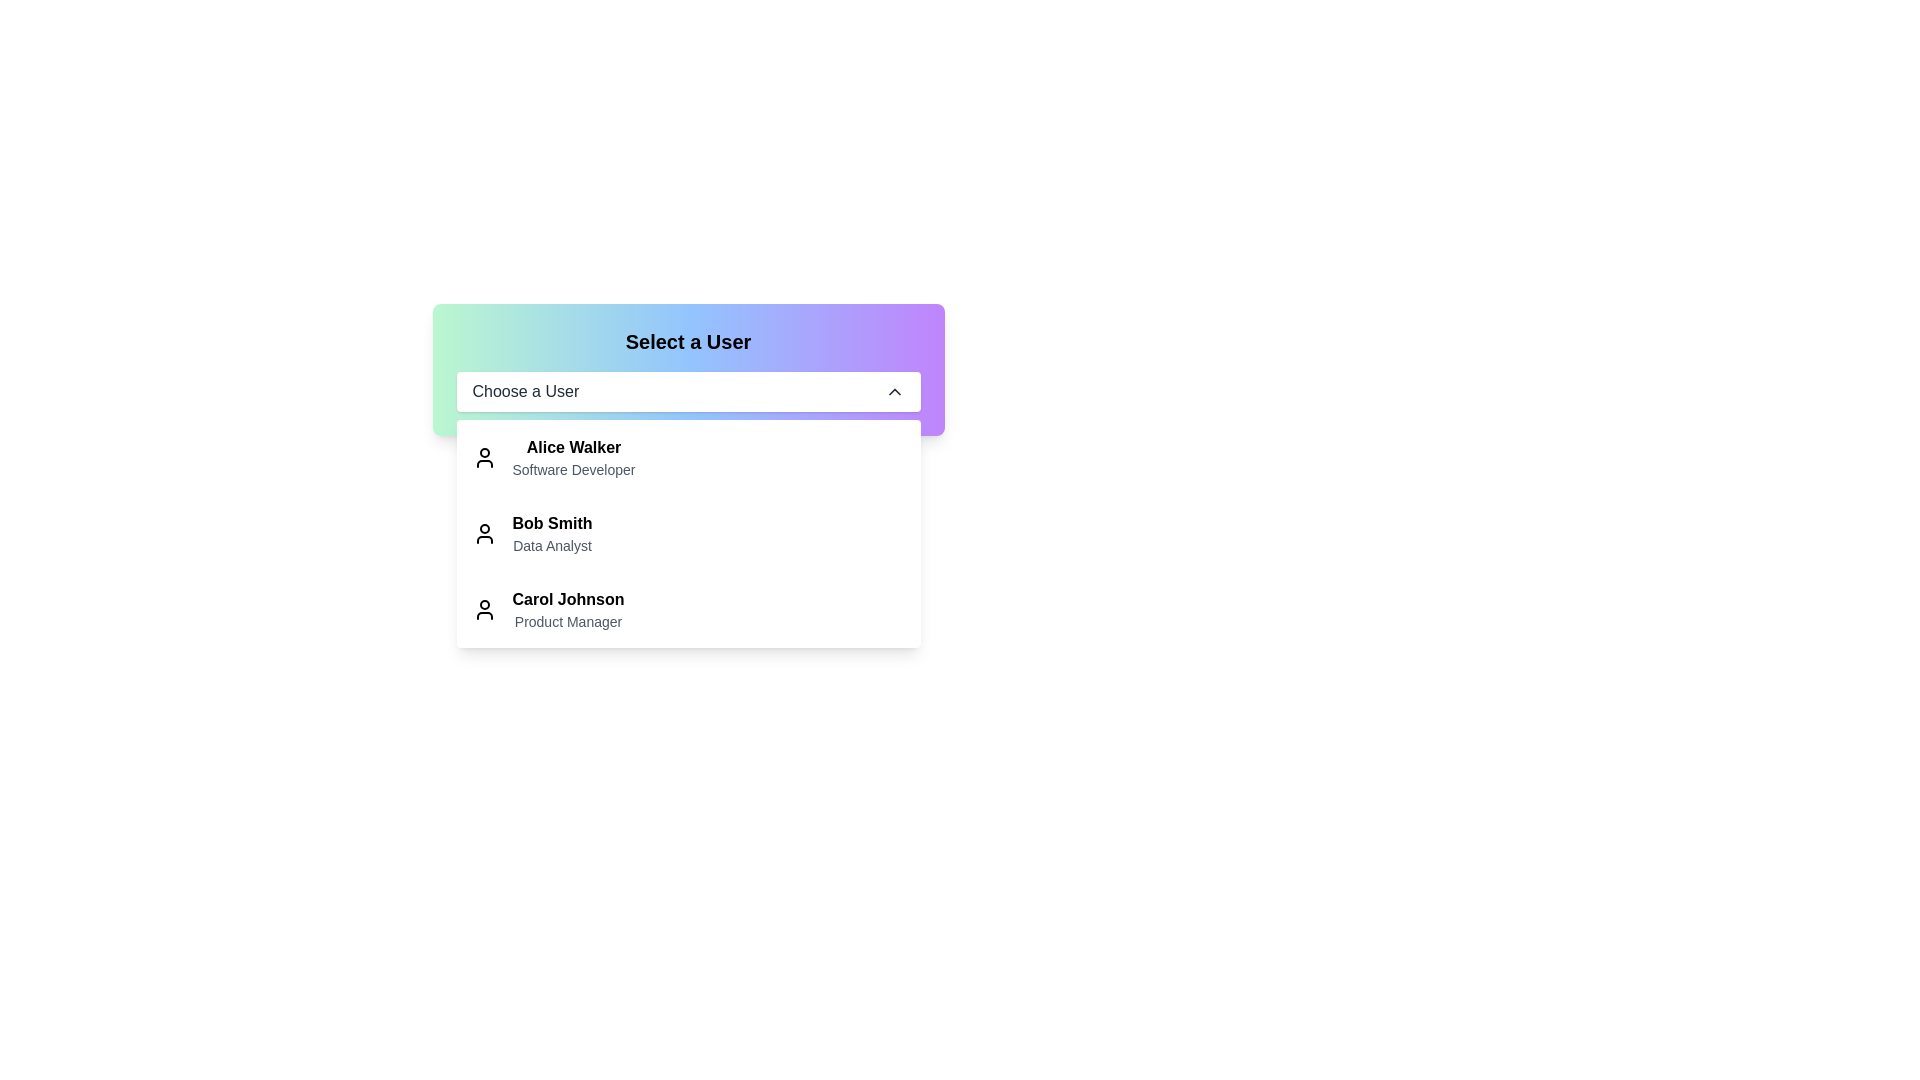 Image resolution: width=1920 pixels, height=1080 pixels. Describe the element at coordinates (552, 546) in the screenshot. I see `the 'Data Analyst' text label, which is styled in a smaller and lighter typeface and located below the name 'Bob Smith' in the dropdown list of users` at that location.